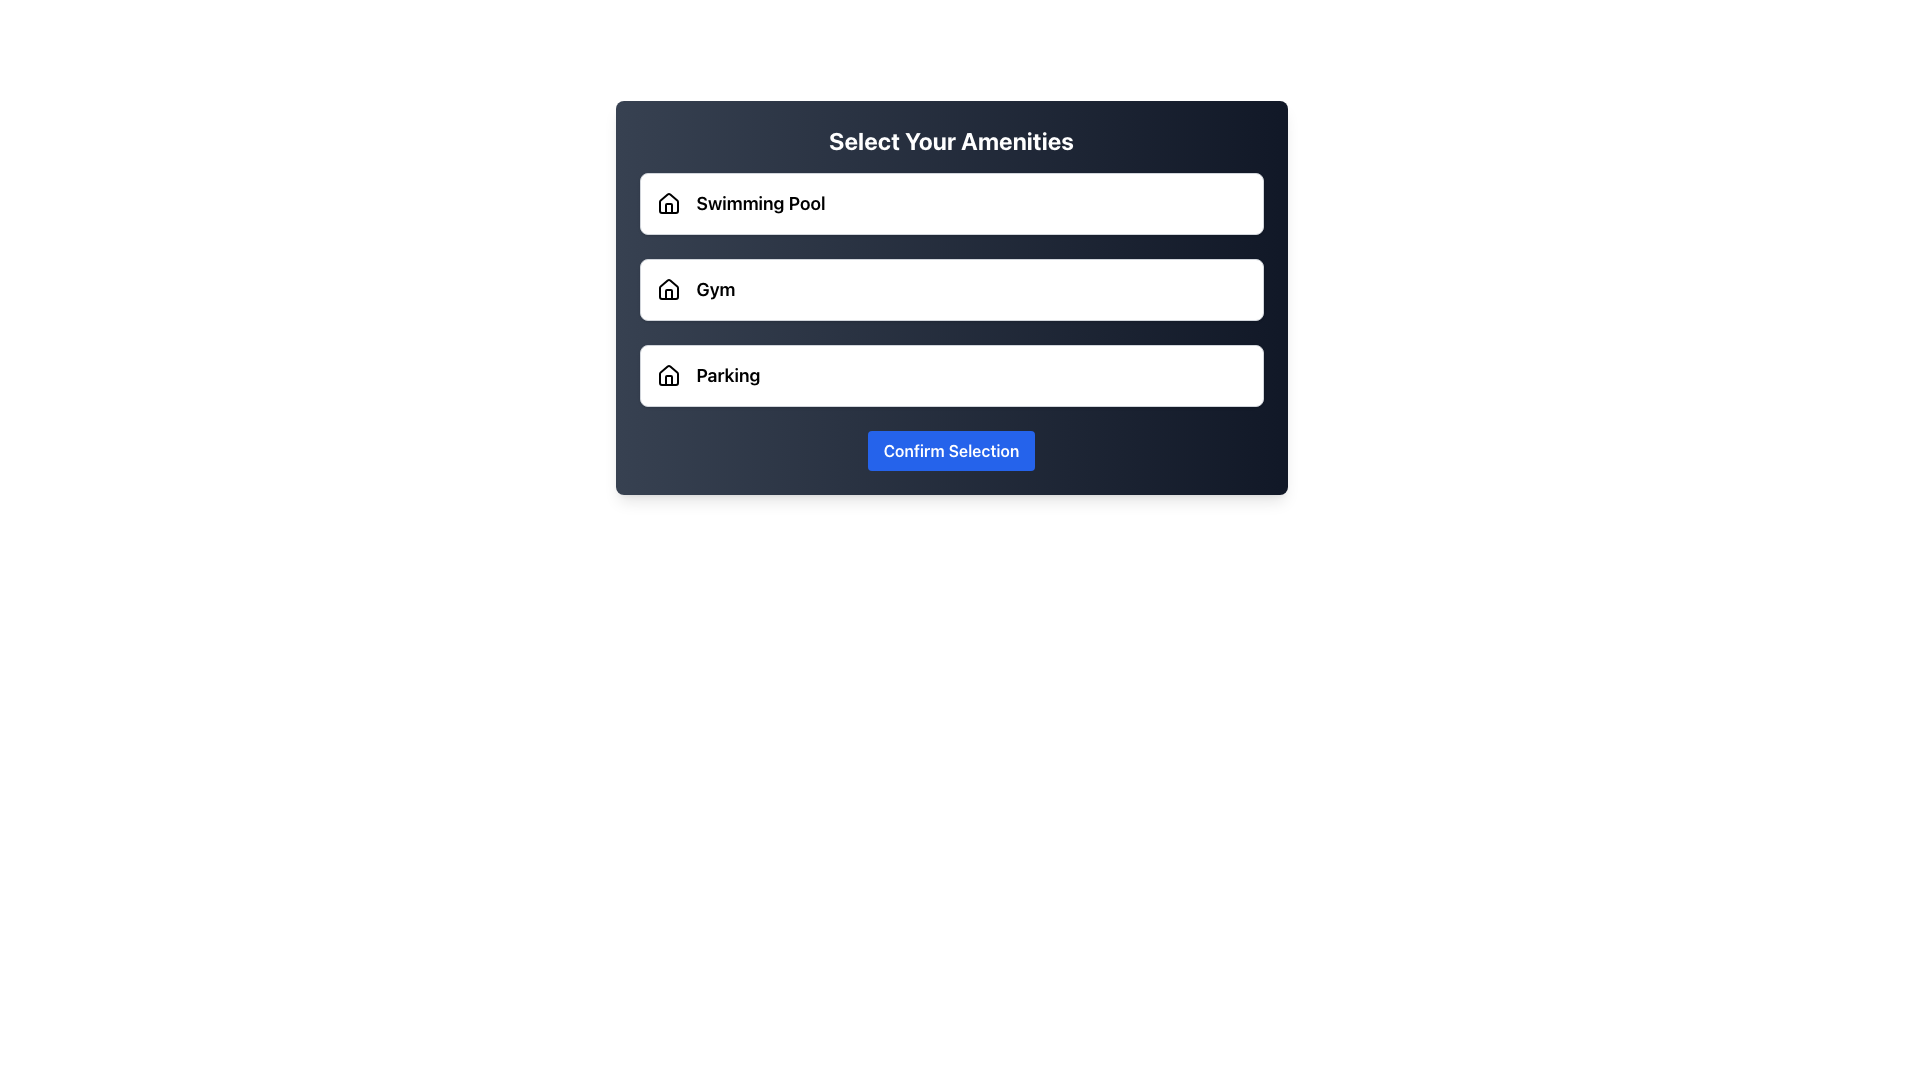  What do you see at coordinates (950, 375) in the screenshot?
I see `the 'Parking' option button, which is the third option` at bounding box center [950, 375].